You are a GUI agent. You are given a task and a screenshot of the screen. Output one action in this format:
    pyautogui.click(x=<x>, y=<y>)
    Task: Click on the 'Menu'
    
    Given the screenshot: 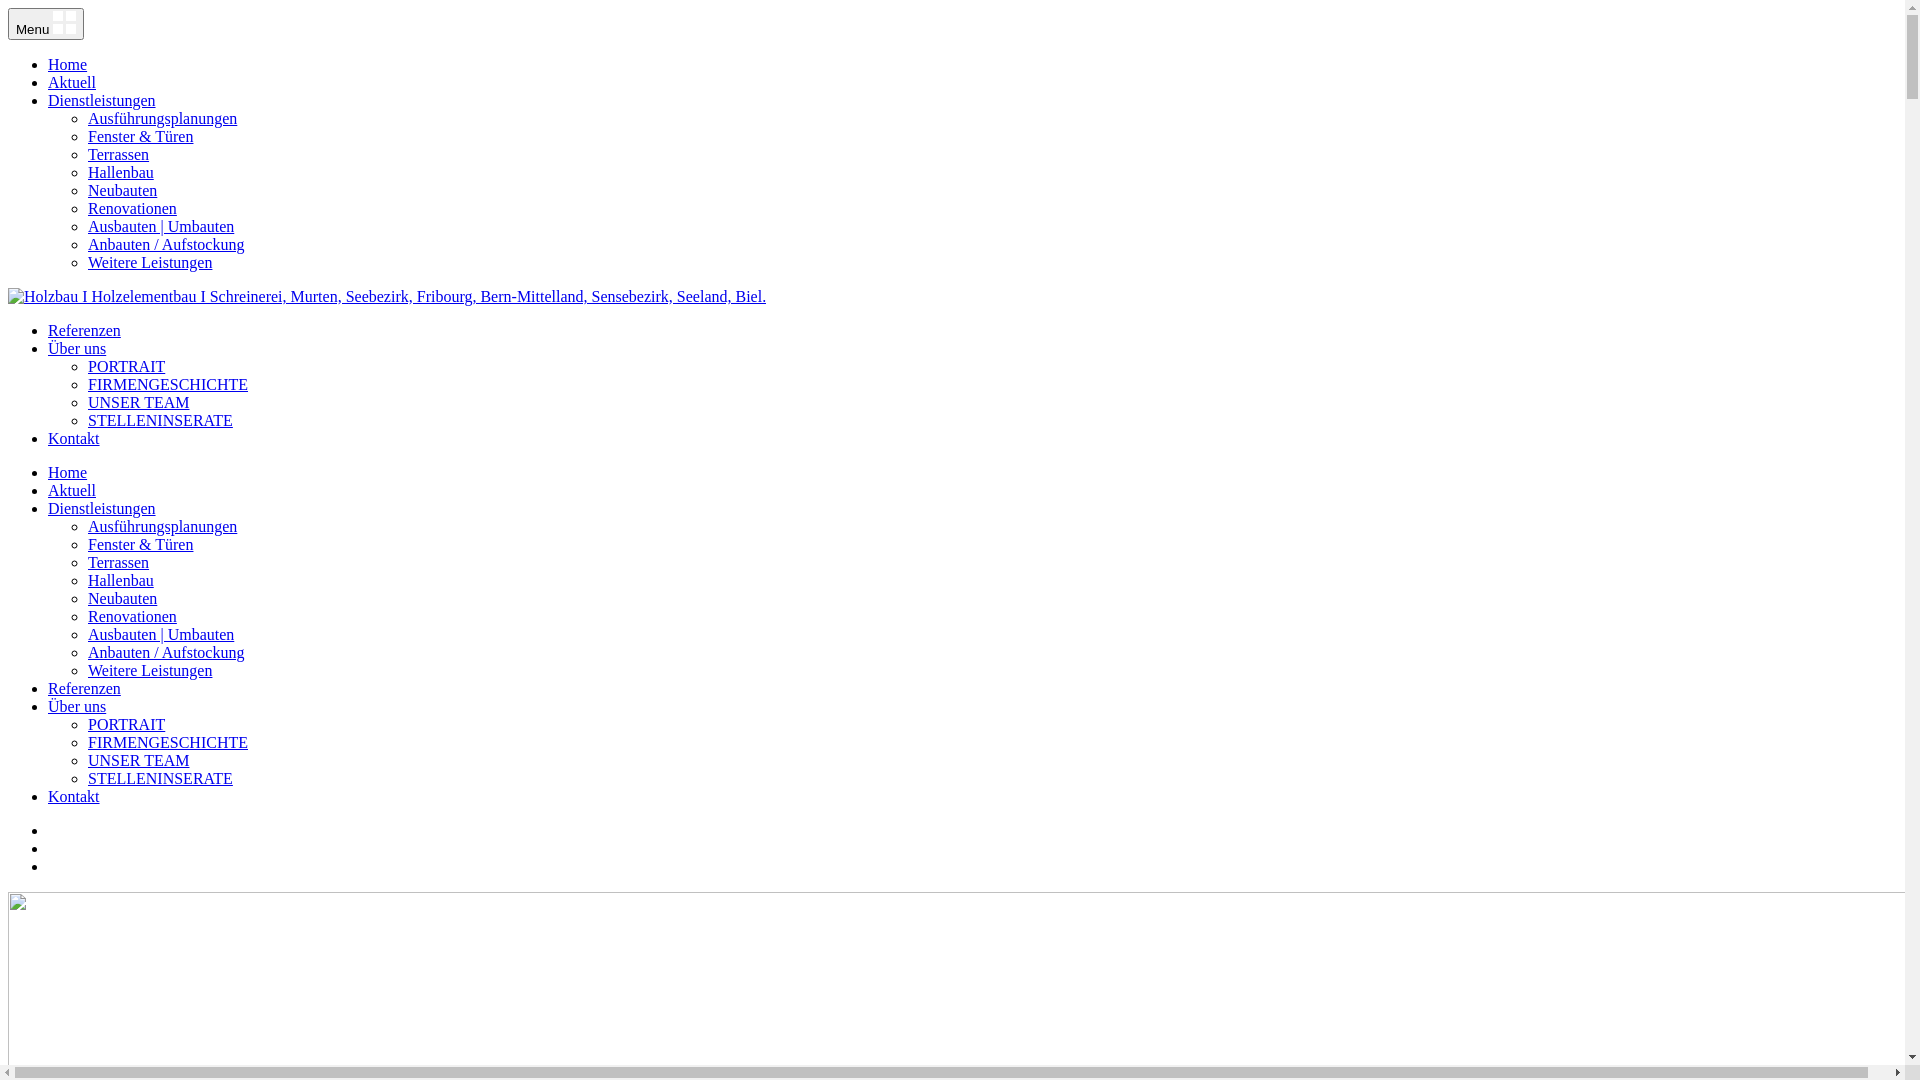 What is the action you would take?
    pyautogui.click(x=46, y=23)
    